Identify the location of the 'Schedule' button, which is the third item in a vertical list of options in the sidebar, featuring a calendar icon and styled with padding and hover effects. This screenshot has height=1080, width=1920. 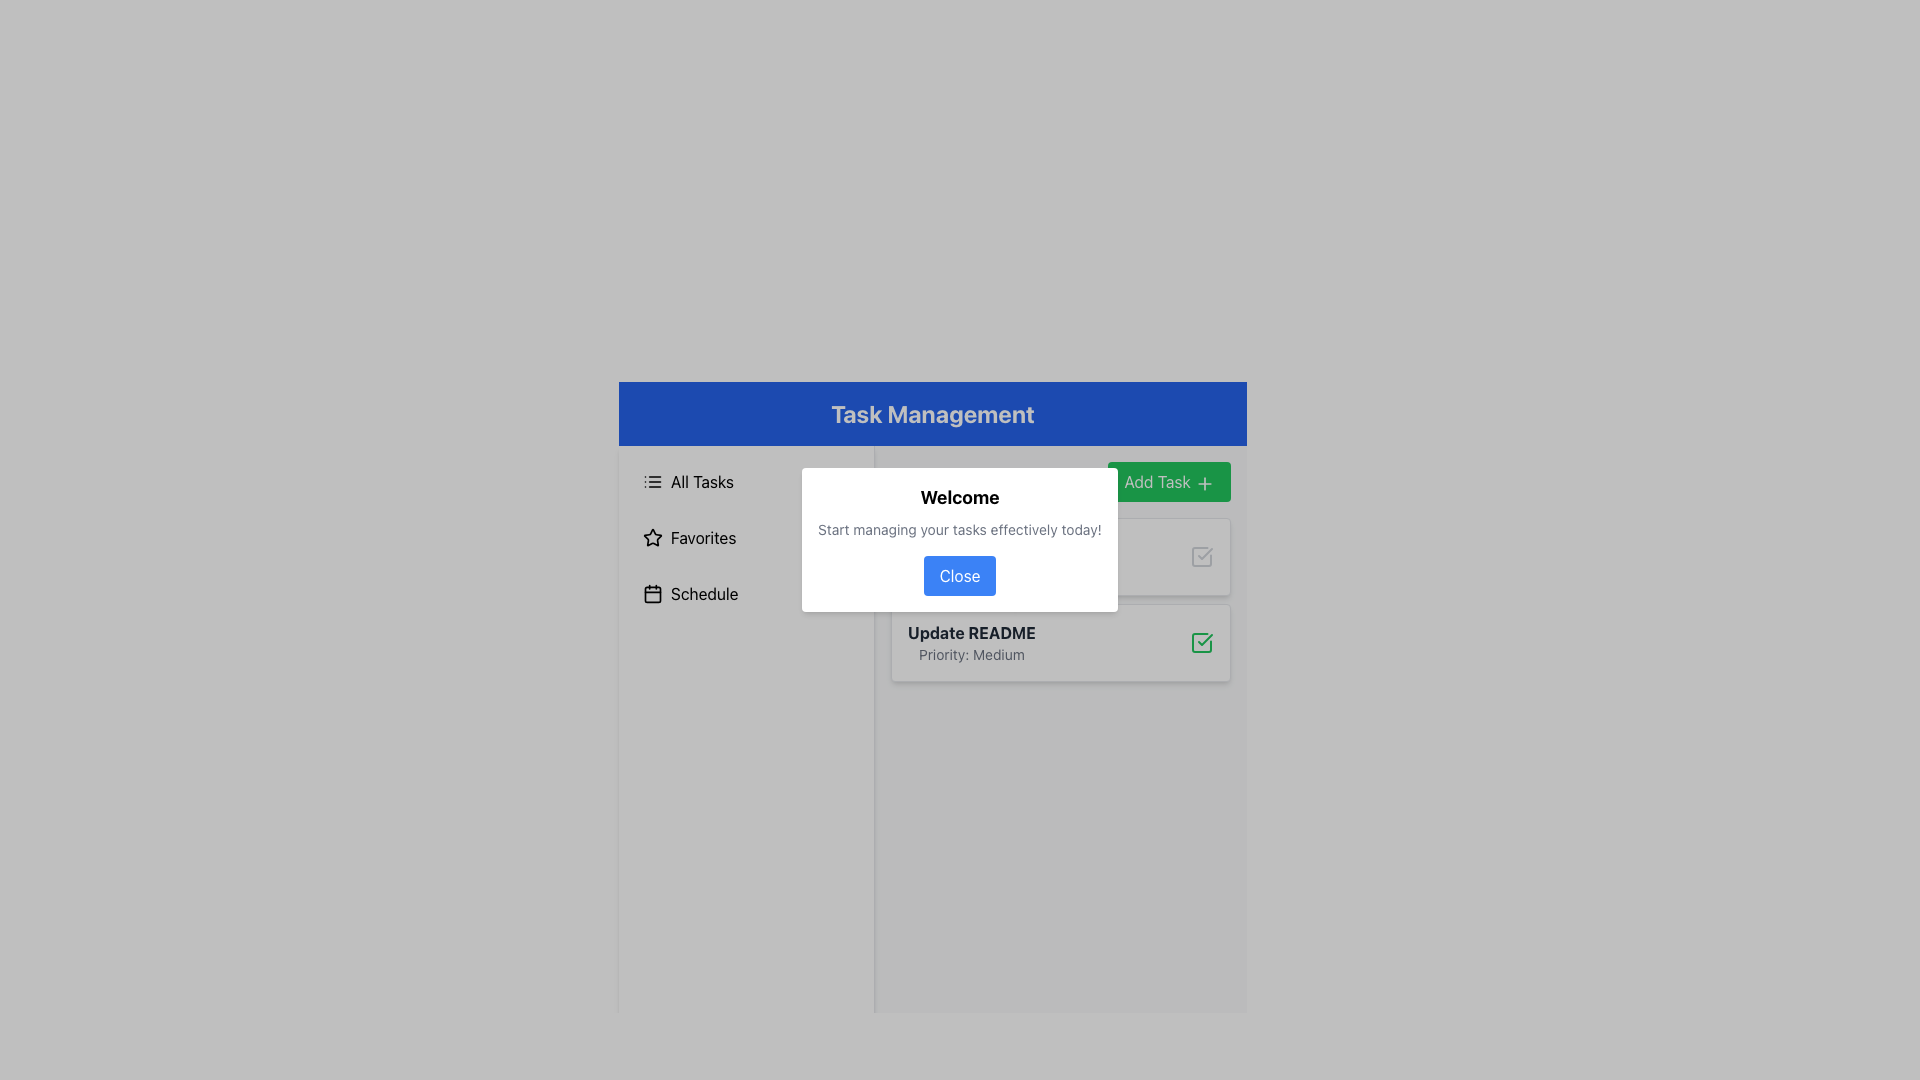
(690, 593).